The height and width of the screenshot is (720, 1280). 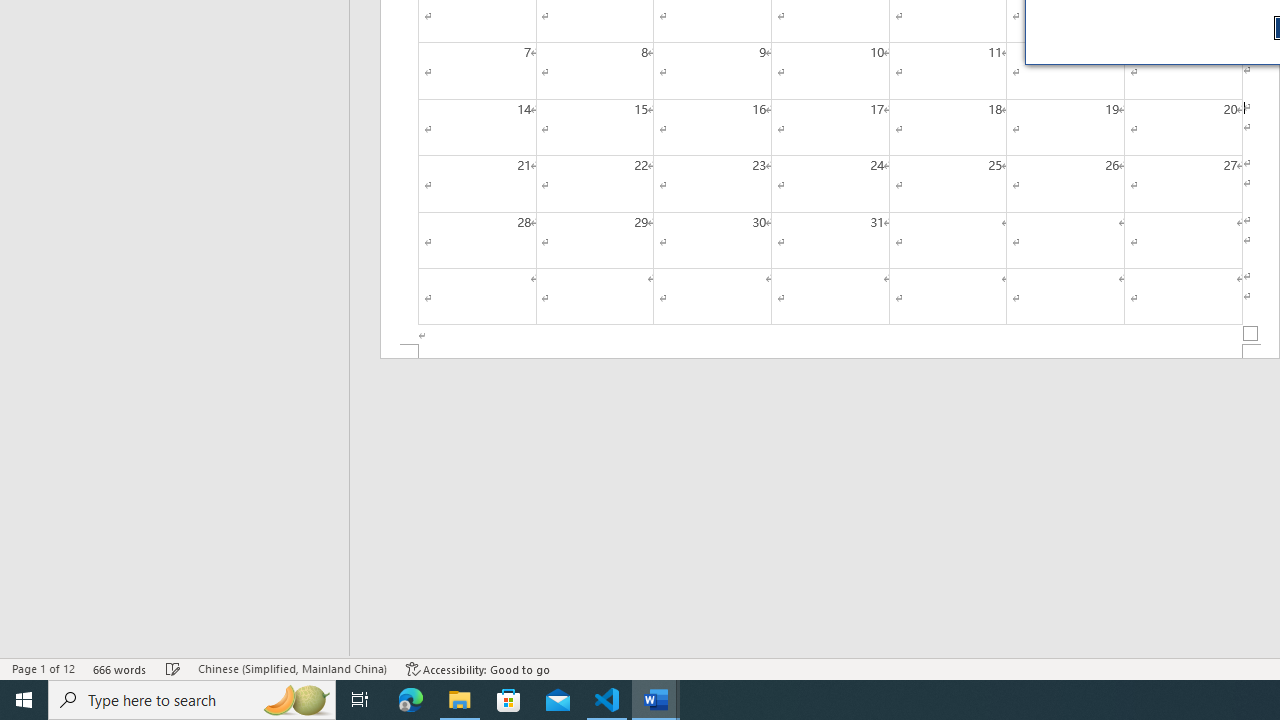 What do you see at coordinates (410, 698) in the screenshot?
I see `'Microsoft Edge'` at bounding box center [410, 698].